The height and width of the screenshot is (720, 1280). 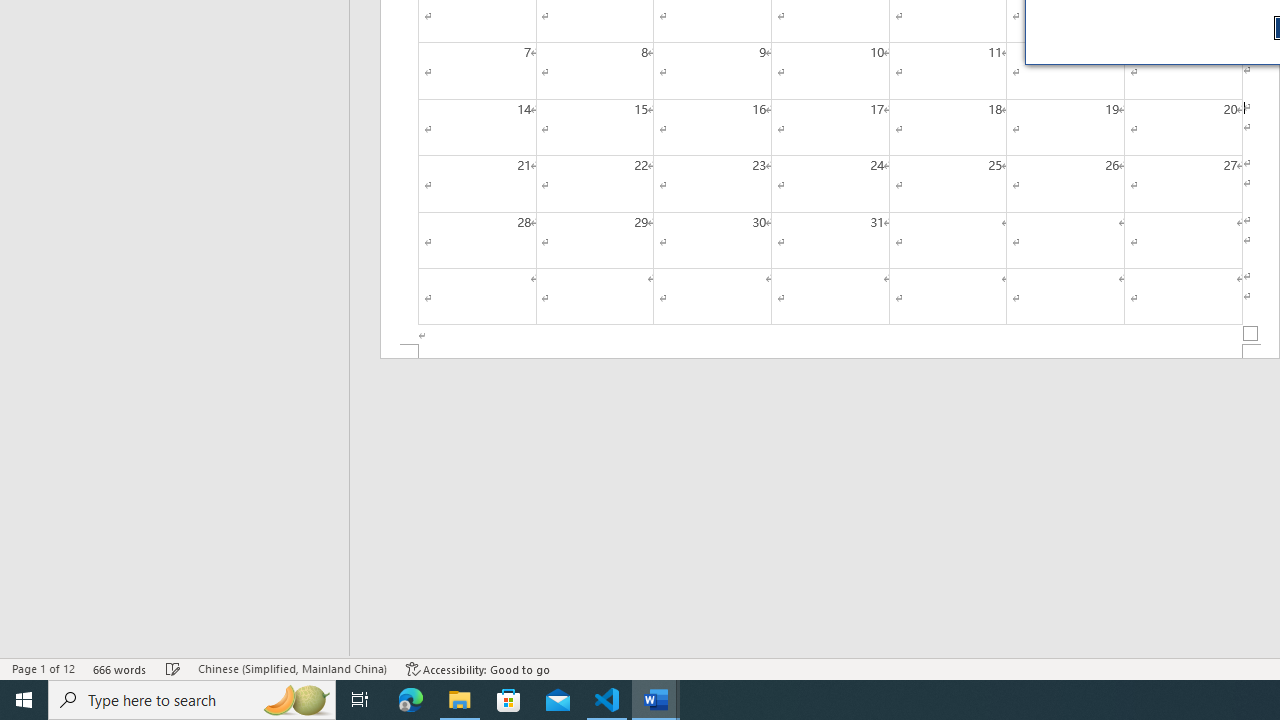 What do you see at coordinates (410, 698) in the screenshot?
I see `'Microsoft Edge'` at bounding box center [410, 698].